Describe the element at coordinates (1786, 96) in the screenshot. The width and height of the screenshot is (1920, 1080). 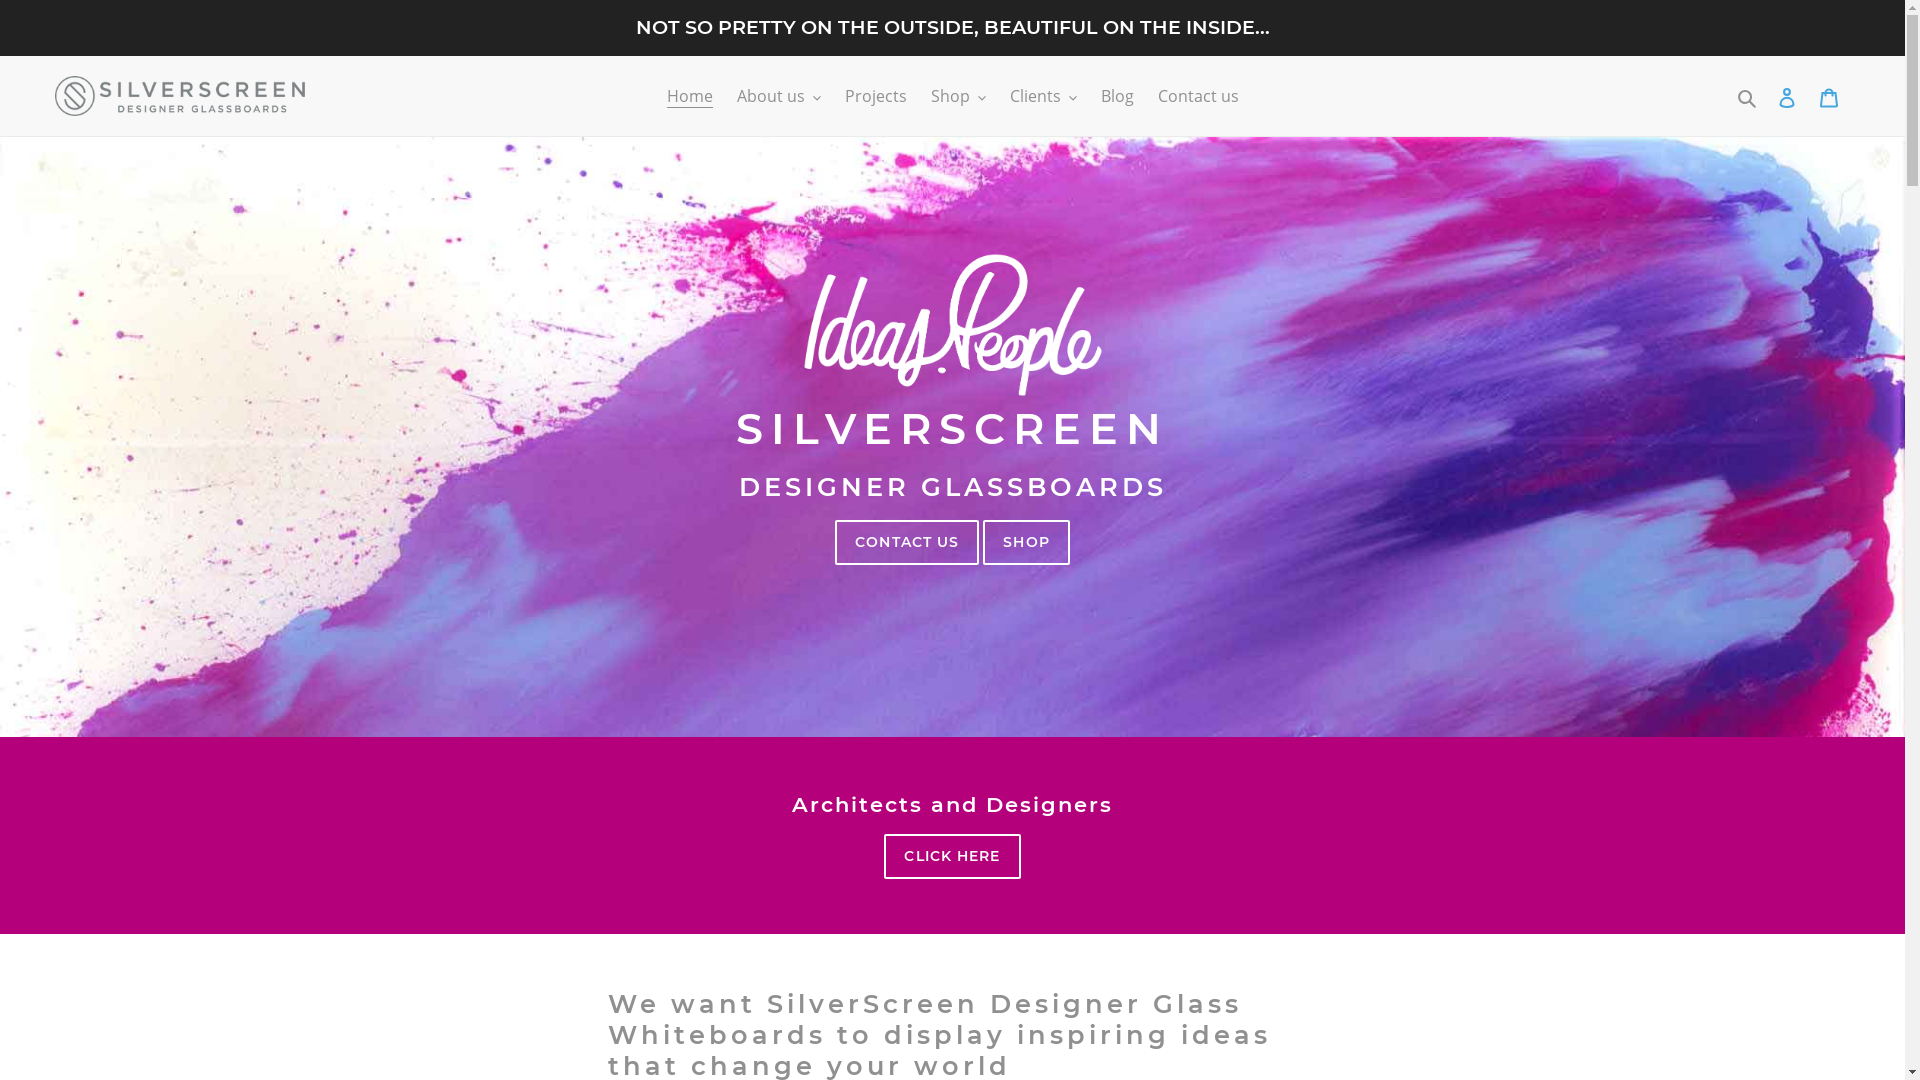
I see `'Log in'` at that location.